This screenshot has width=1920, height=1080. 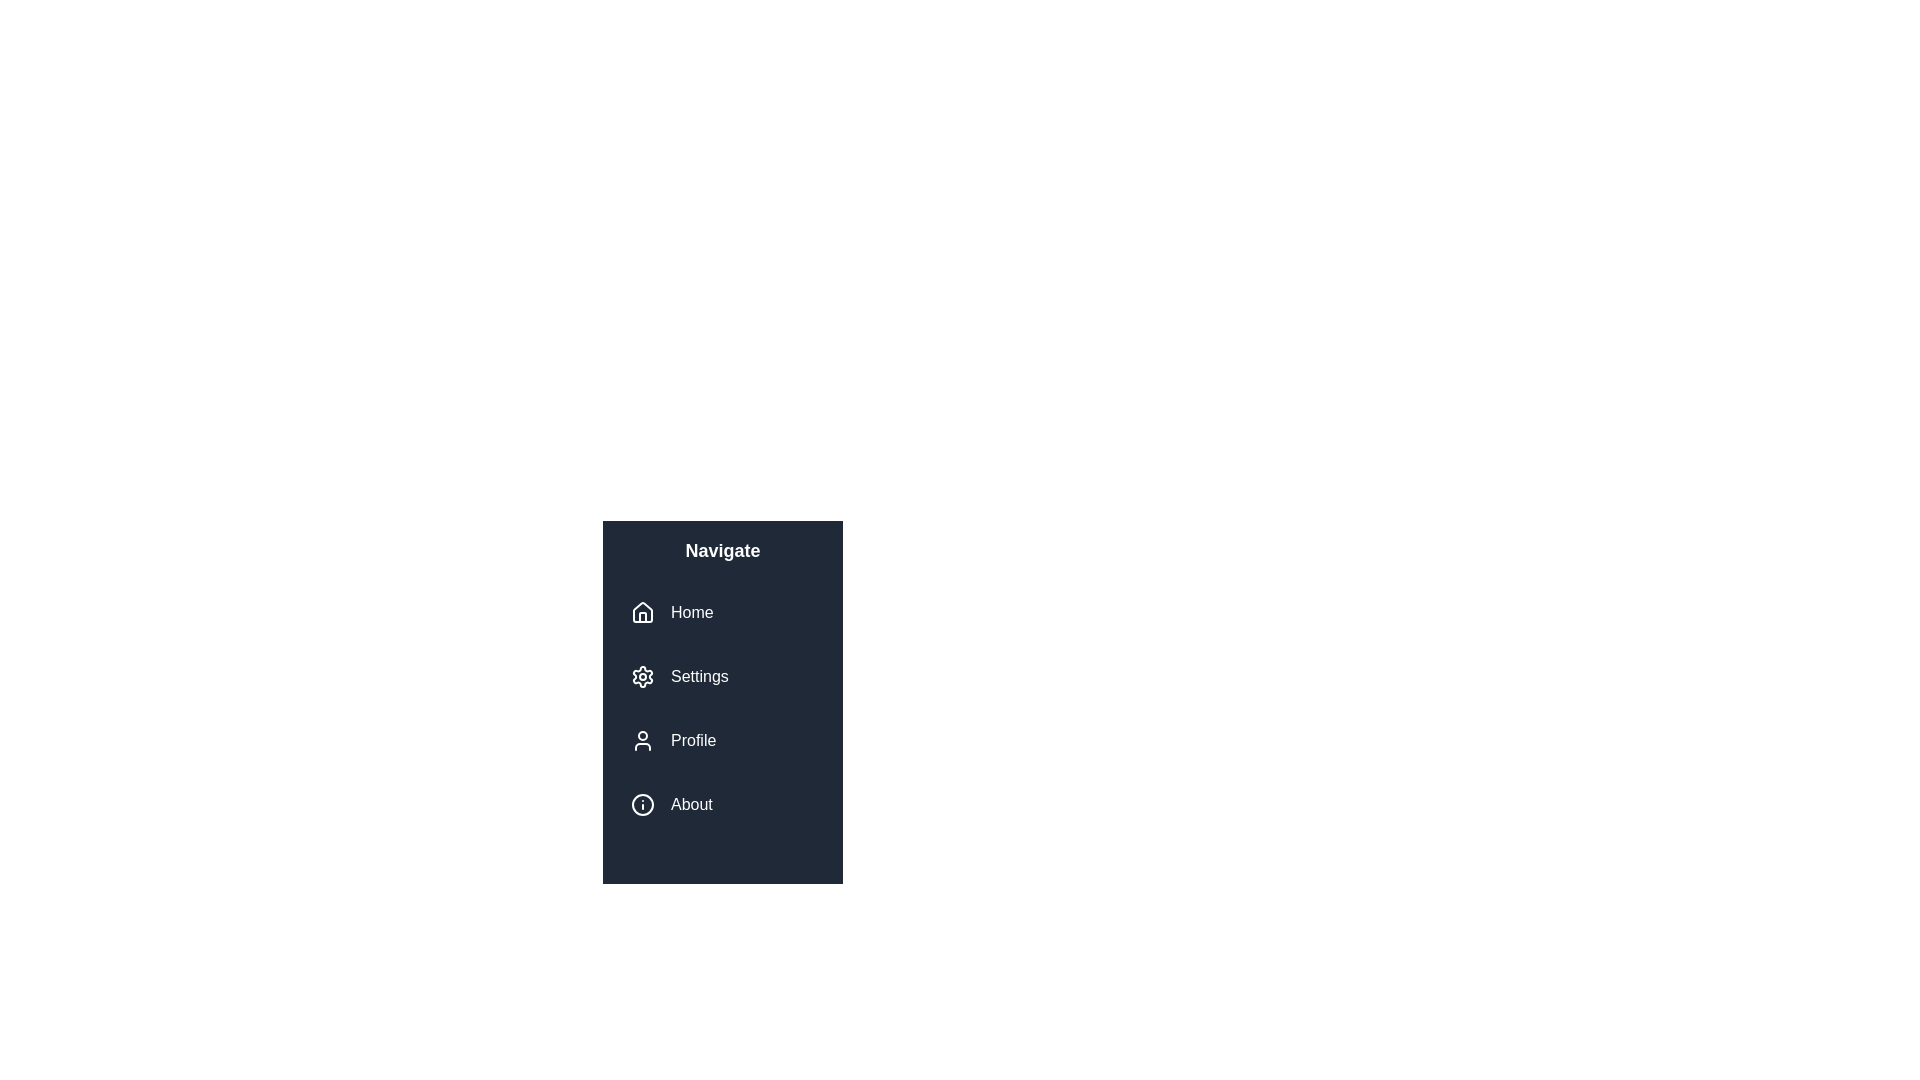 I want to click on the 'Settings' text label, which is styled in a white sans-serif font against a dark background in the navigation menu, so click(x=699, y=676).